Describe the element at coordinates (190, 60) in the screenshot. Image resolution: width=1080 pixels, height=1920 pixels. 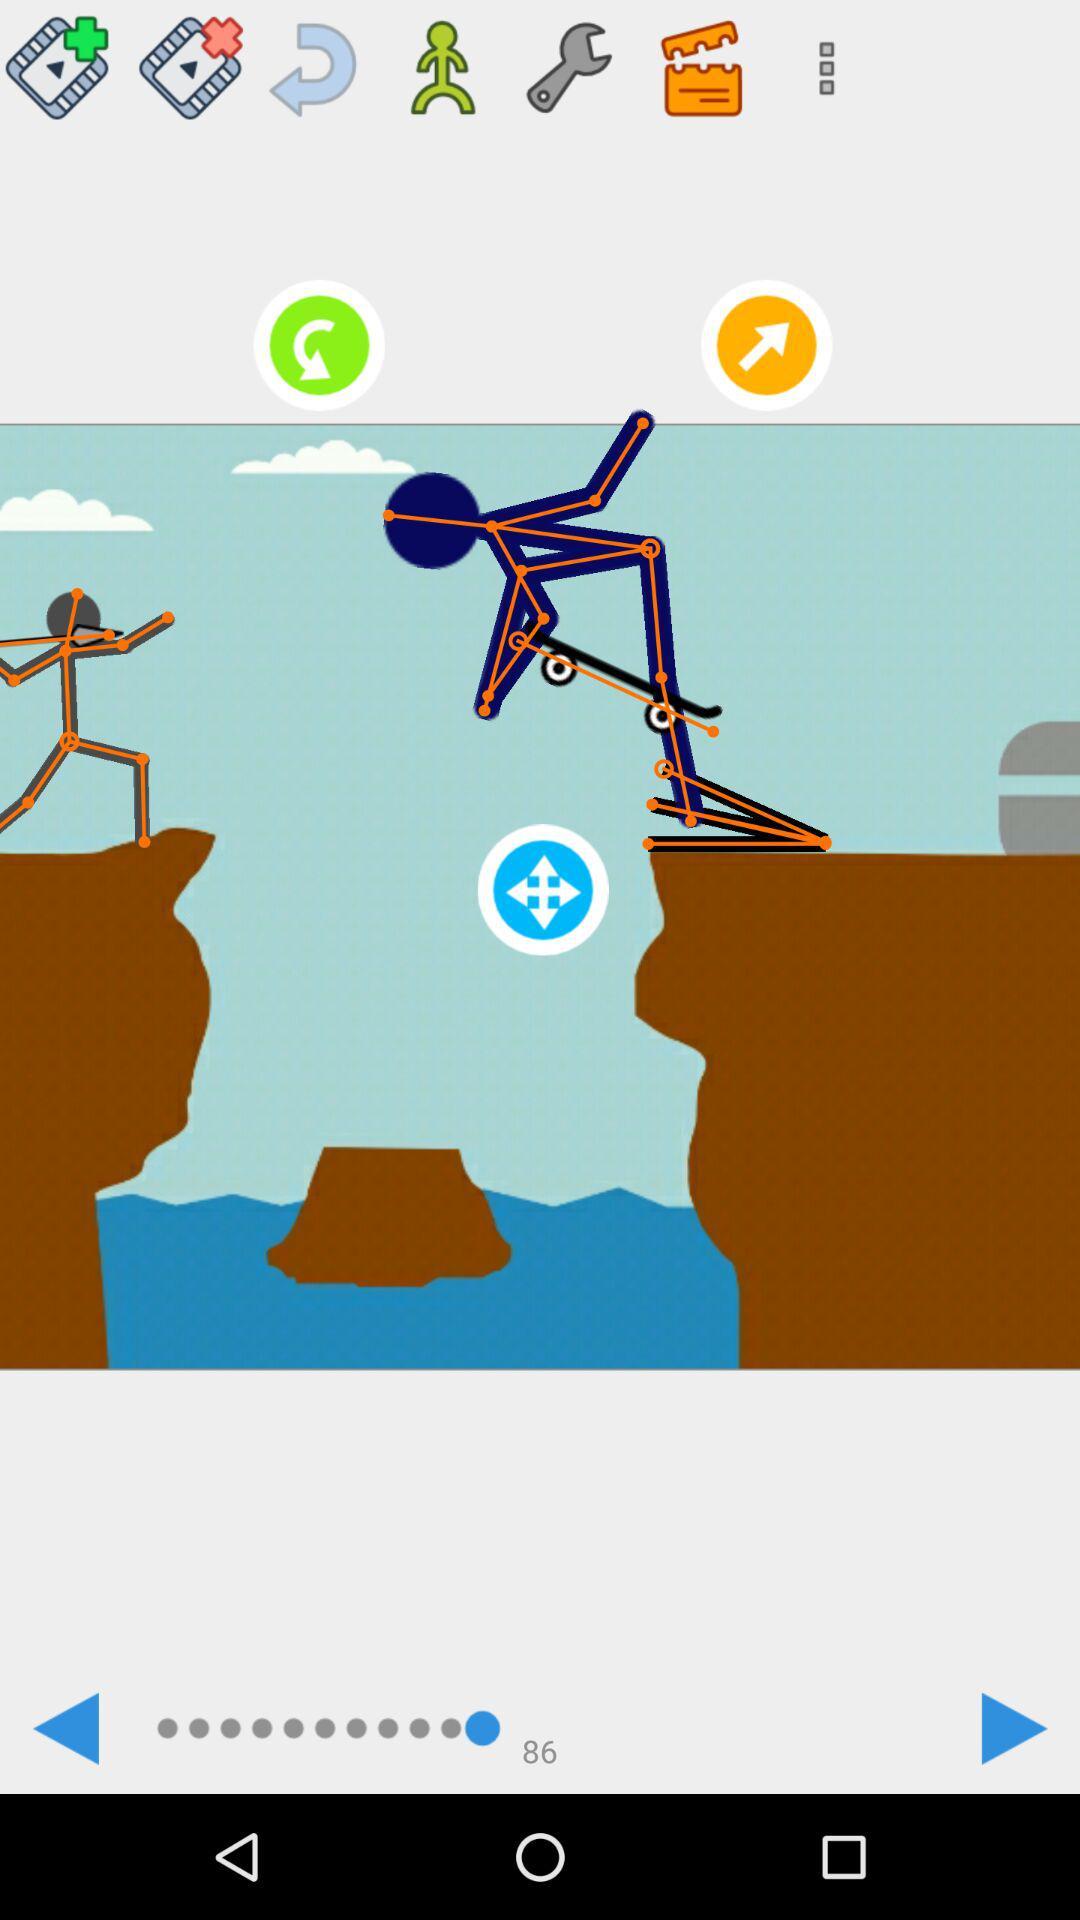
I see `delete movie` at that location.